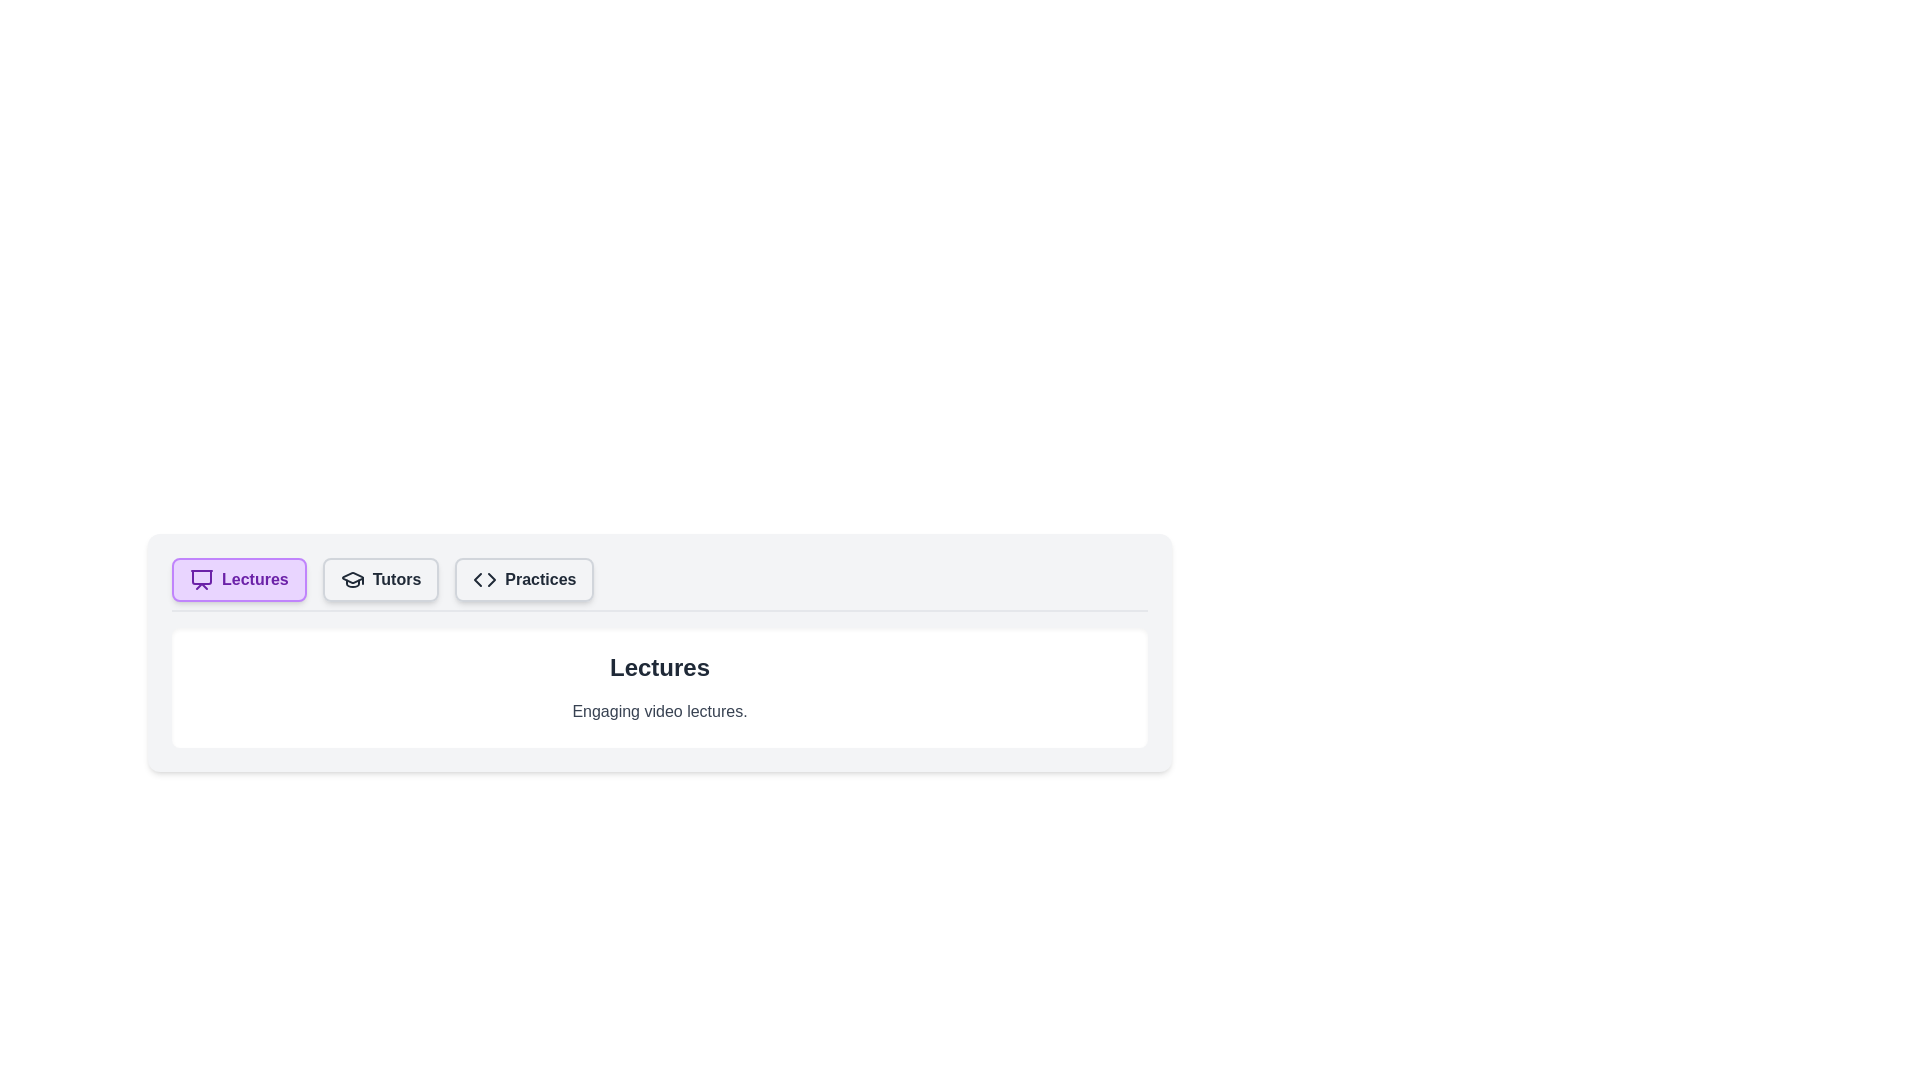 Image resolution: width=1920 pixels, height=1080 pixels. I want to click on the 'Lectures' button located in the 'tabs-header' navigation bar to observe any hover effect, so click(239, 579).